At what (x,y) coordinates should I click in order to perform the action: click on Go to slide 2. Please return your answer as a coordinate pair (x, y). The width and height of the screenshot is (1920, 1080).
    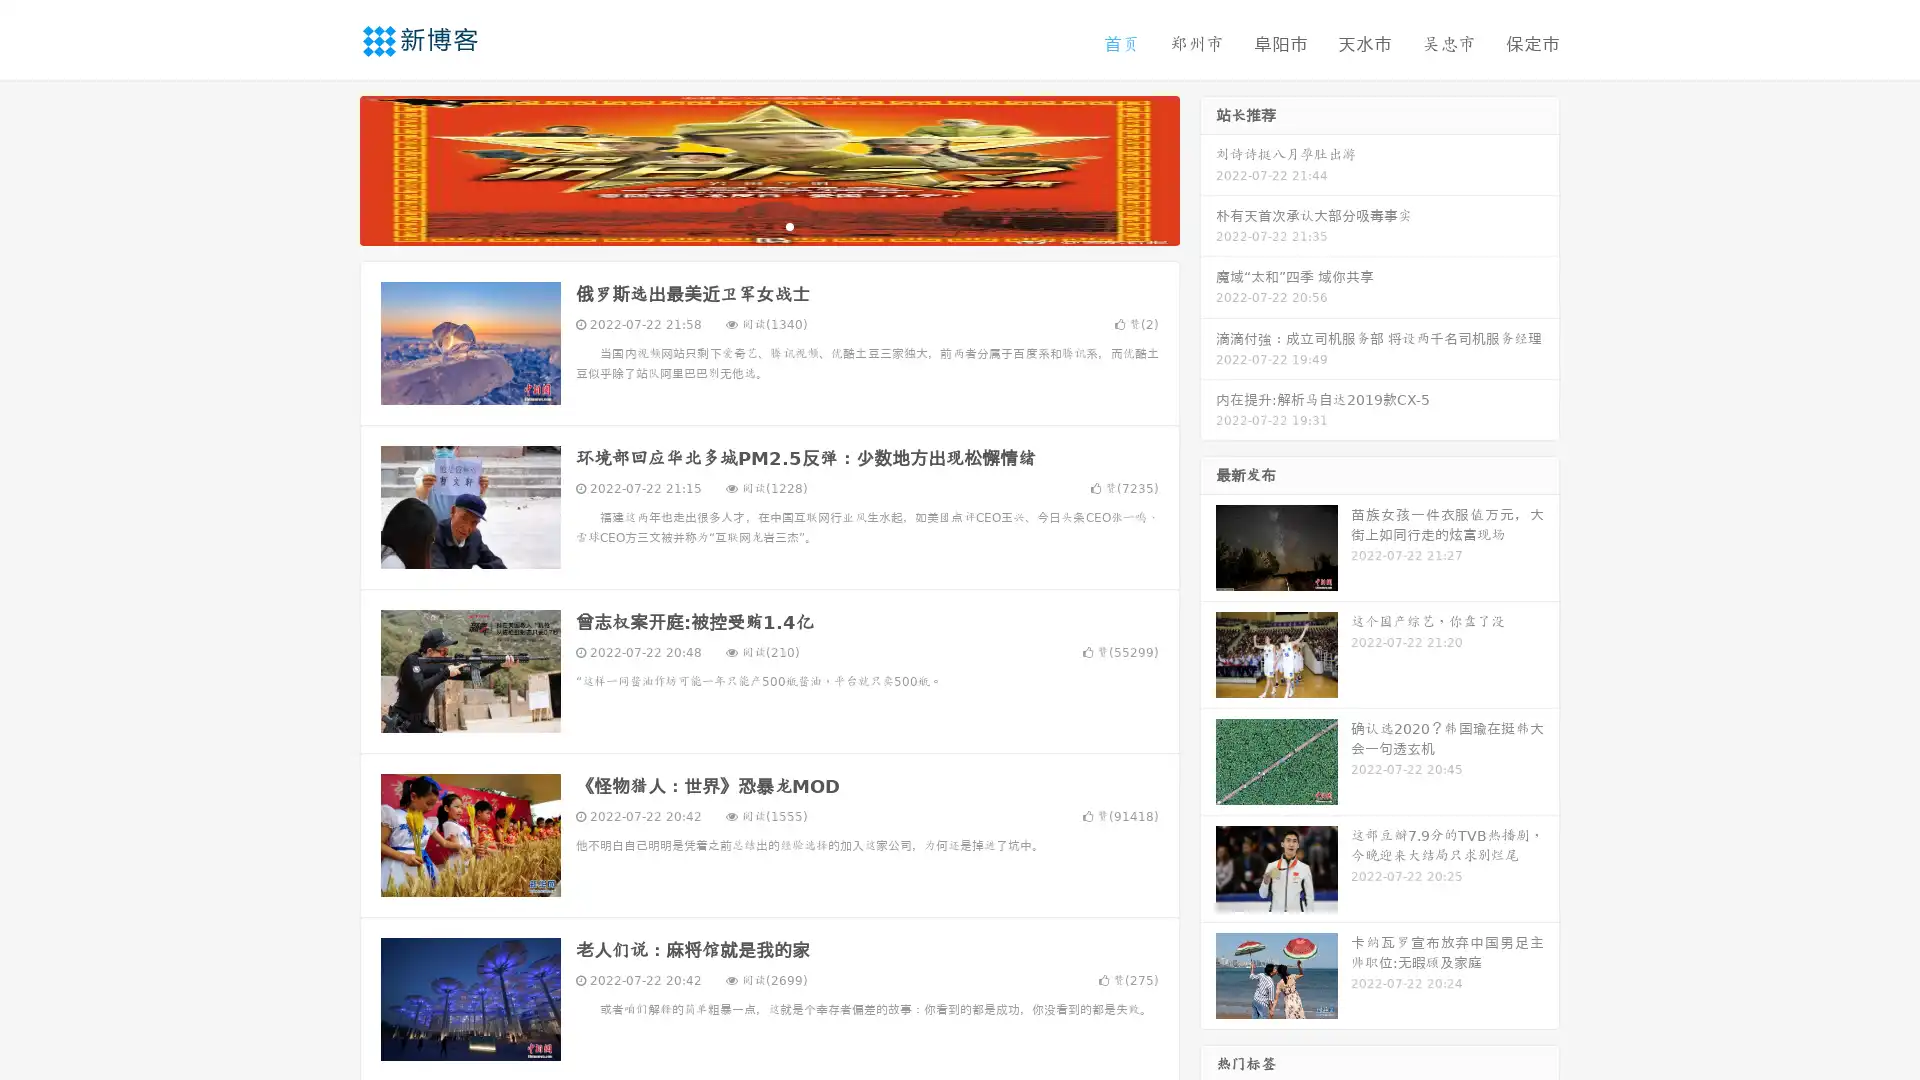
    Looking at the image, I should click on (768, 225).